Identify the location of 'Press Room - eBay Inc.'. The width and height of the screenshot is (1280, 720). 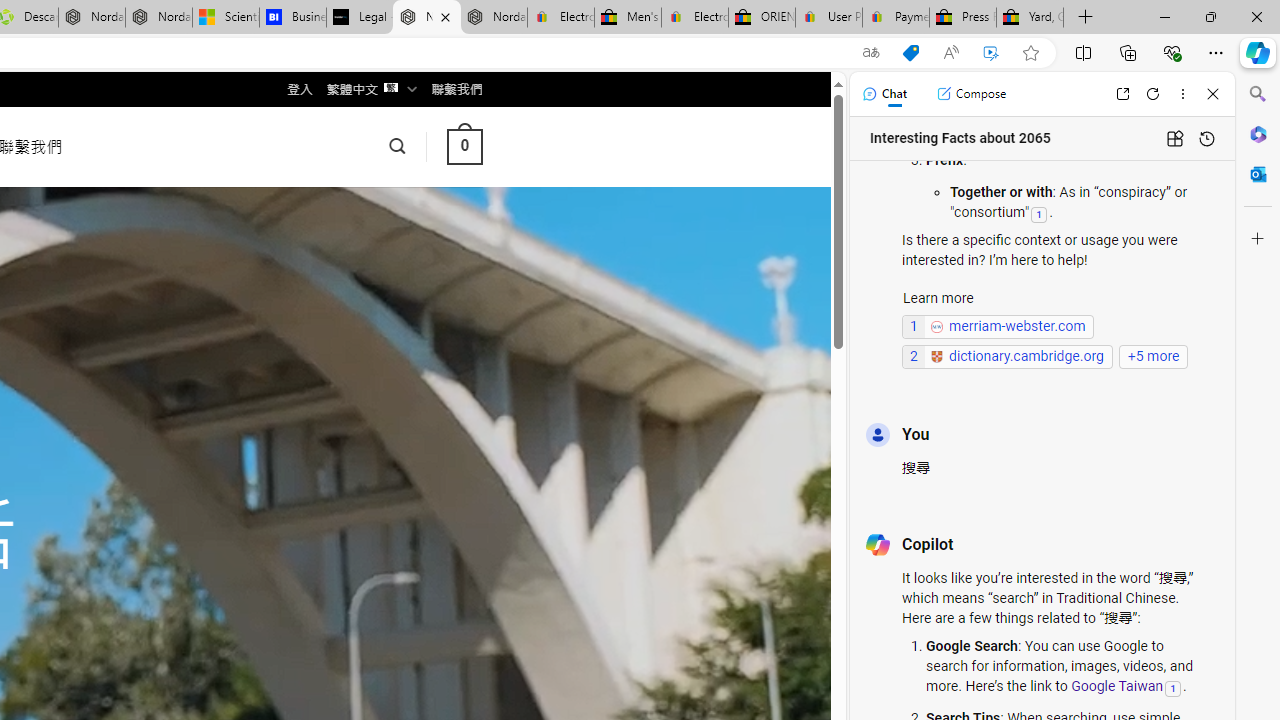
(963, 17).